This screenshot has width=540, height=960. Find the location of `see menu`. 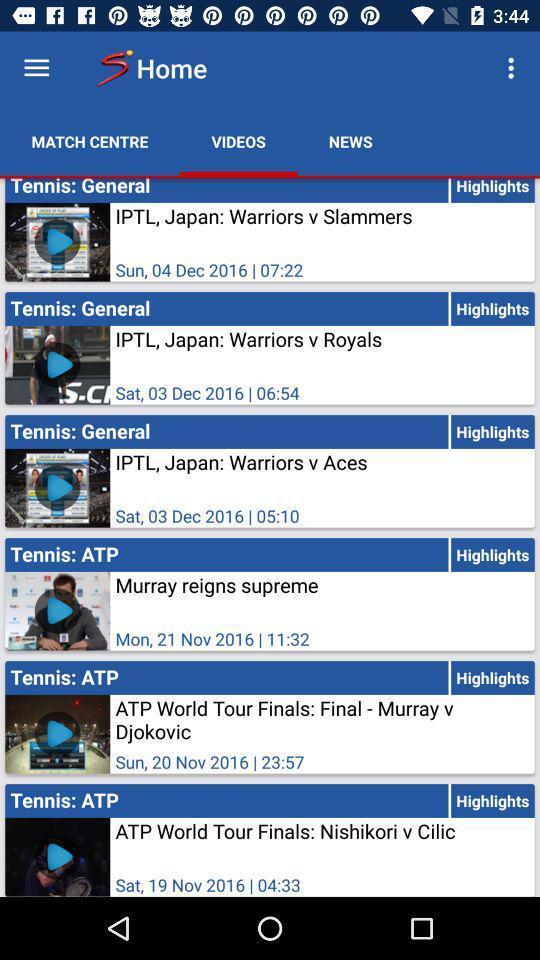

see menu is located at coordinates (36, 68).